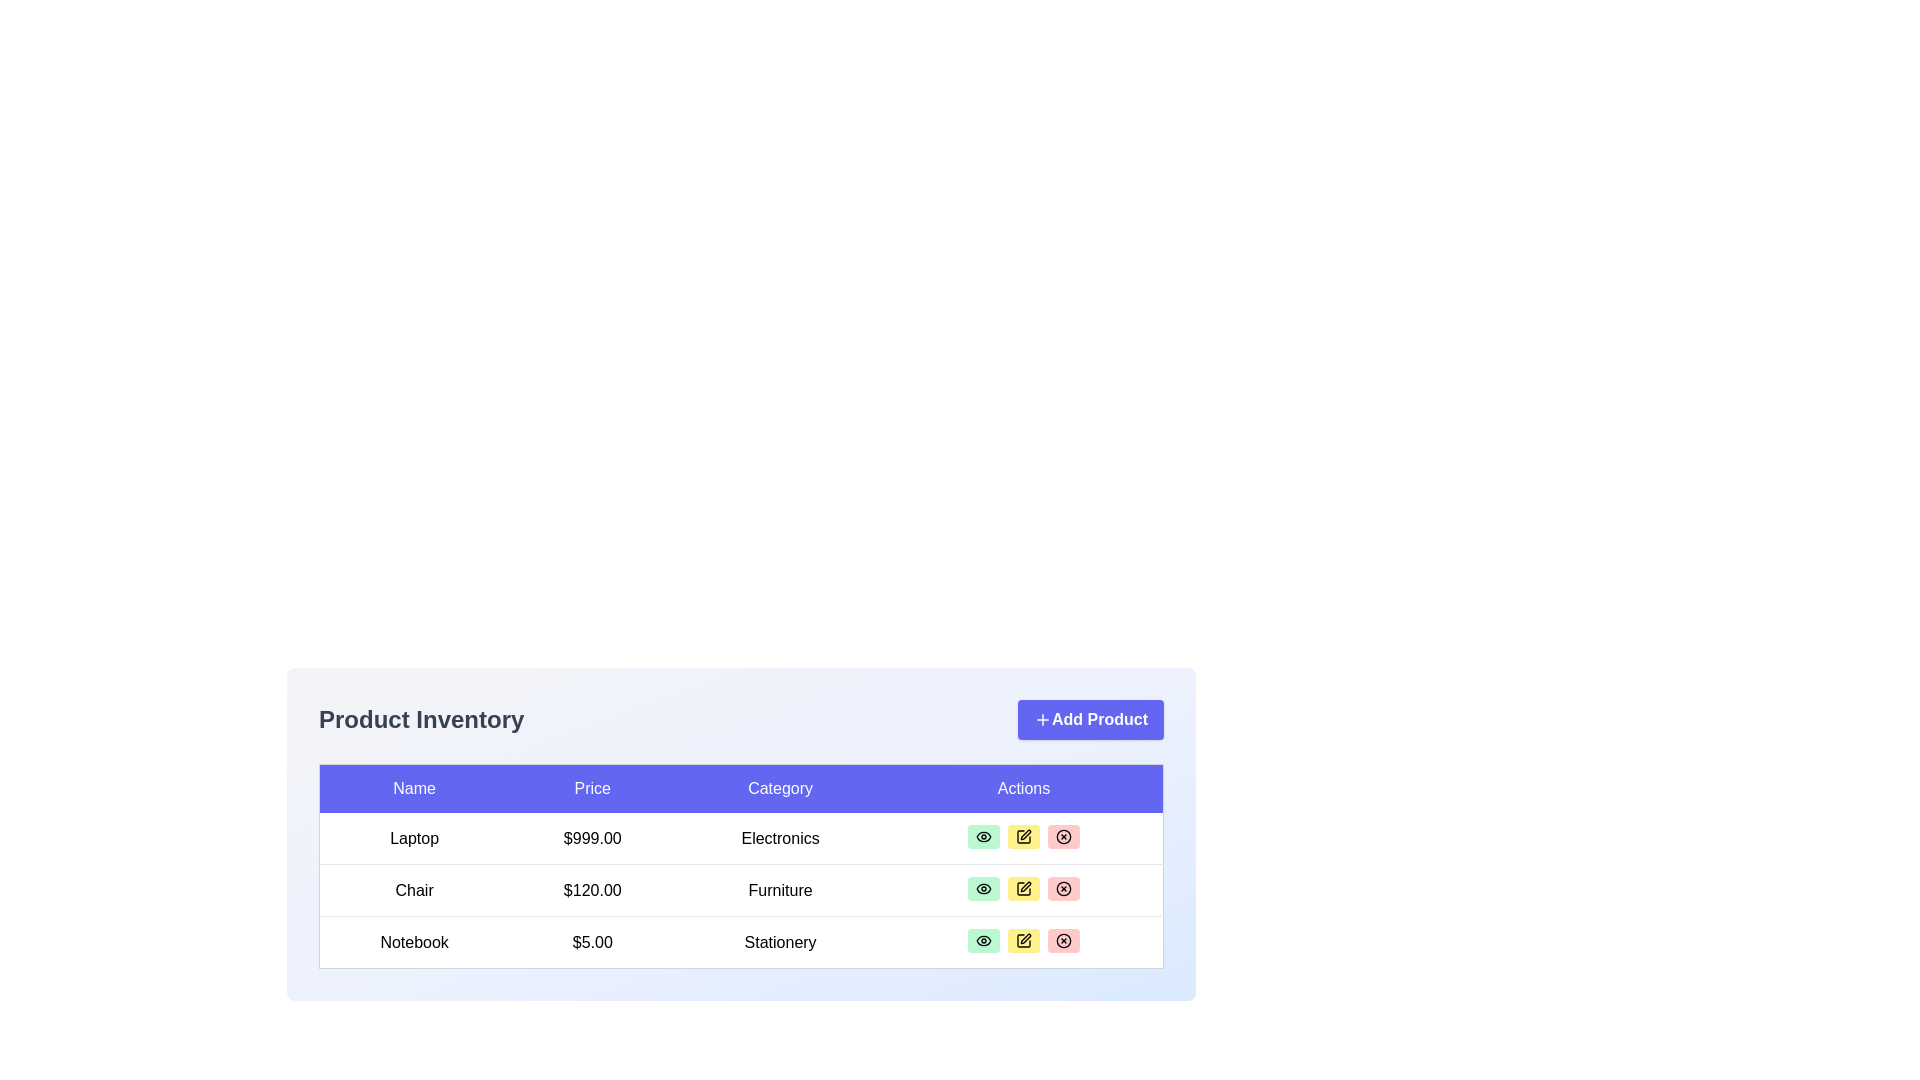 The image size is (1920, 1080). What do you see at coordinates (1023, 941) in the screenshot?
I see `the edit icon in the last row of the 'Product Inventory' table under the 'Actions' column to initiate an edit action` at bounding box center [1023, 941].